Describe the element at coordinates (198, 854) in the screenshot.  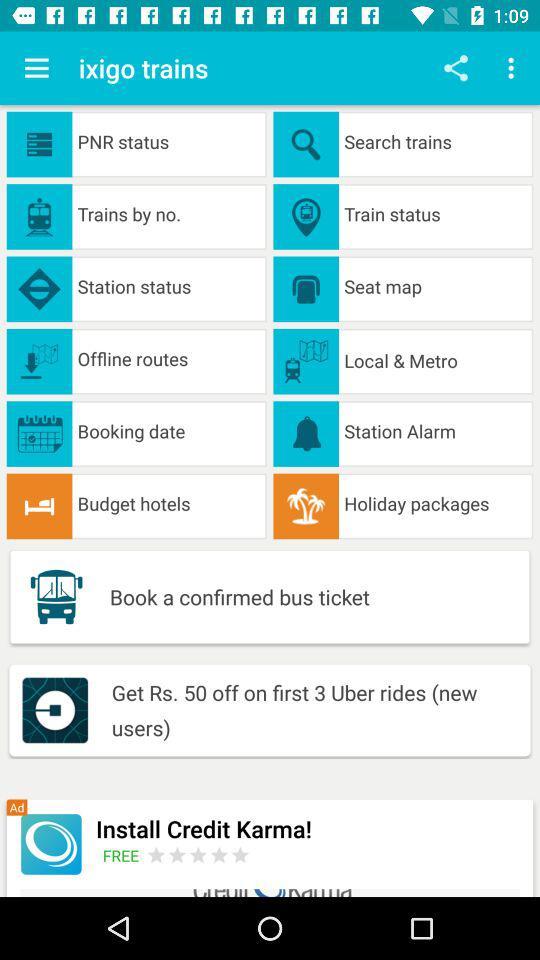
I see `star rate option` at that location.